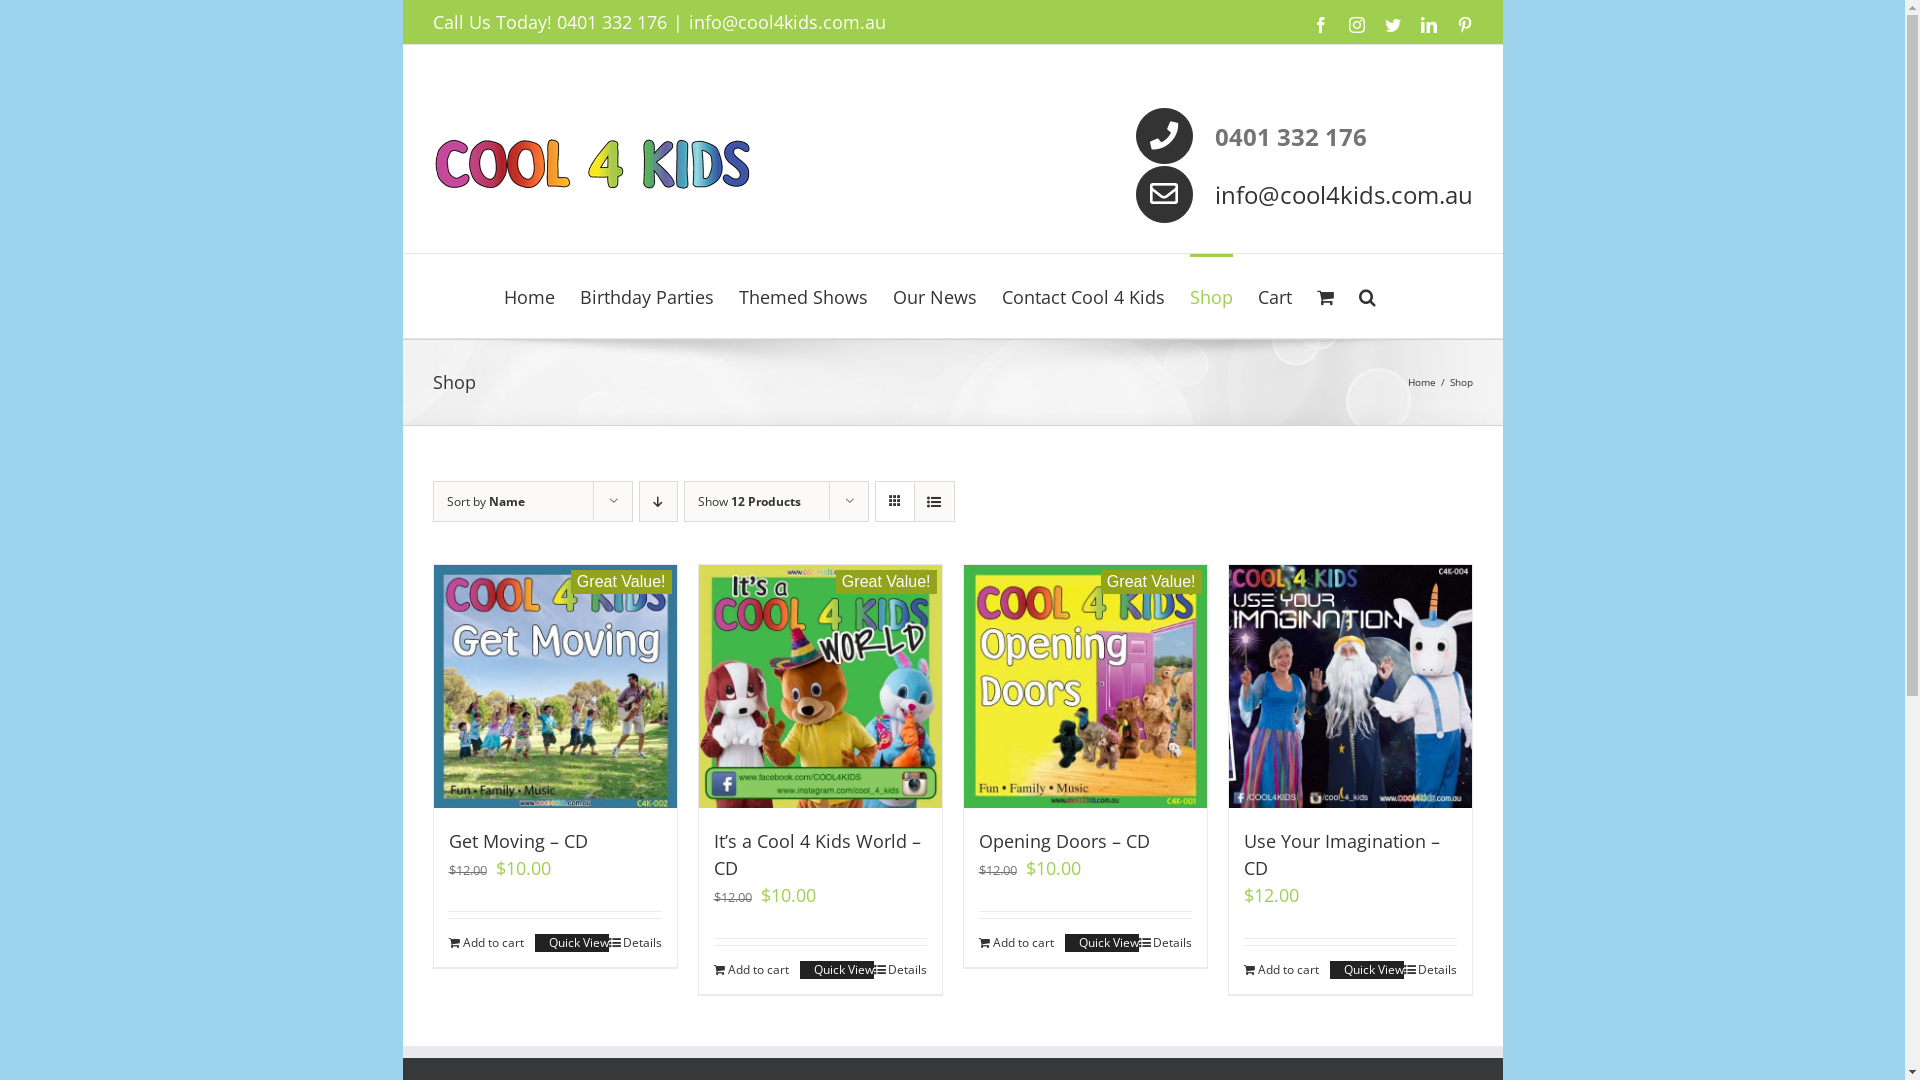 This screenshot has height=1080, width=1920. Describe the element at coordinates (485, 942) in the screenshot. I see `'Add to cart'` at that location.